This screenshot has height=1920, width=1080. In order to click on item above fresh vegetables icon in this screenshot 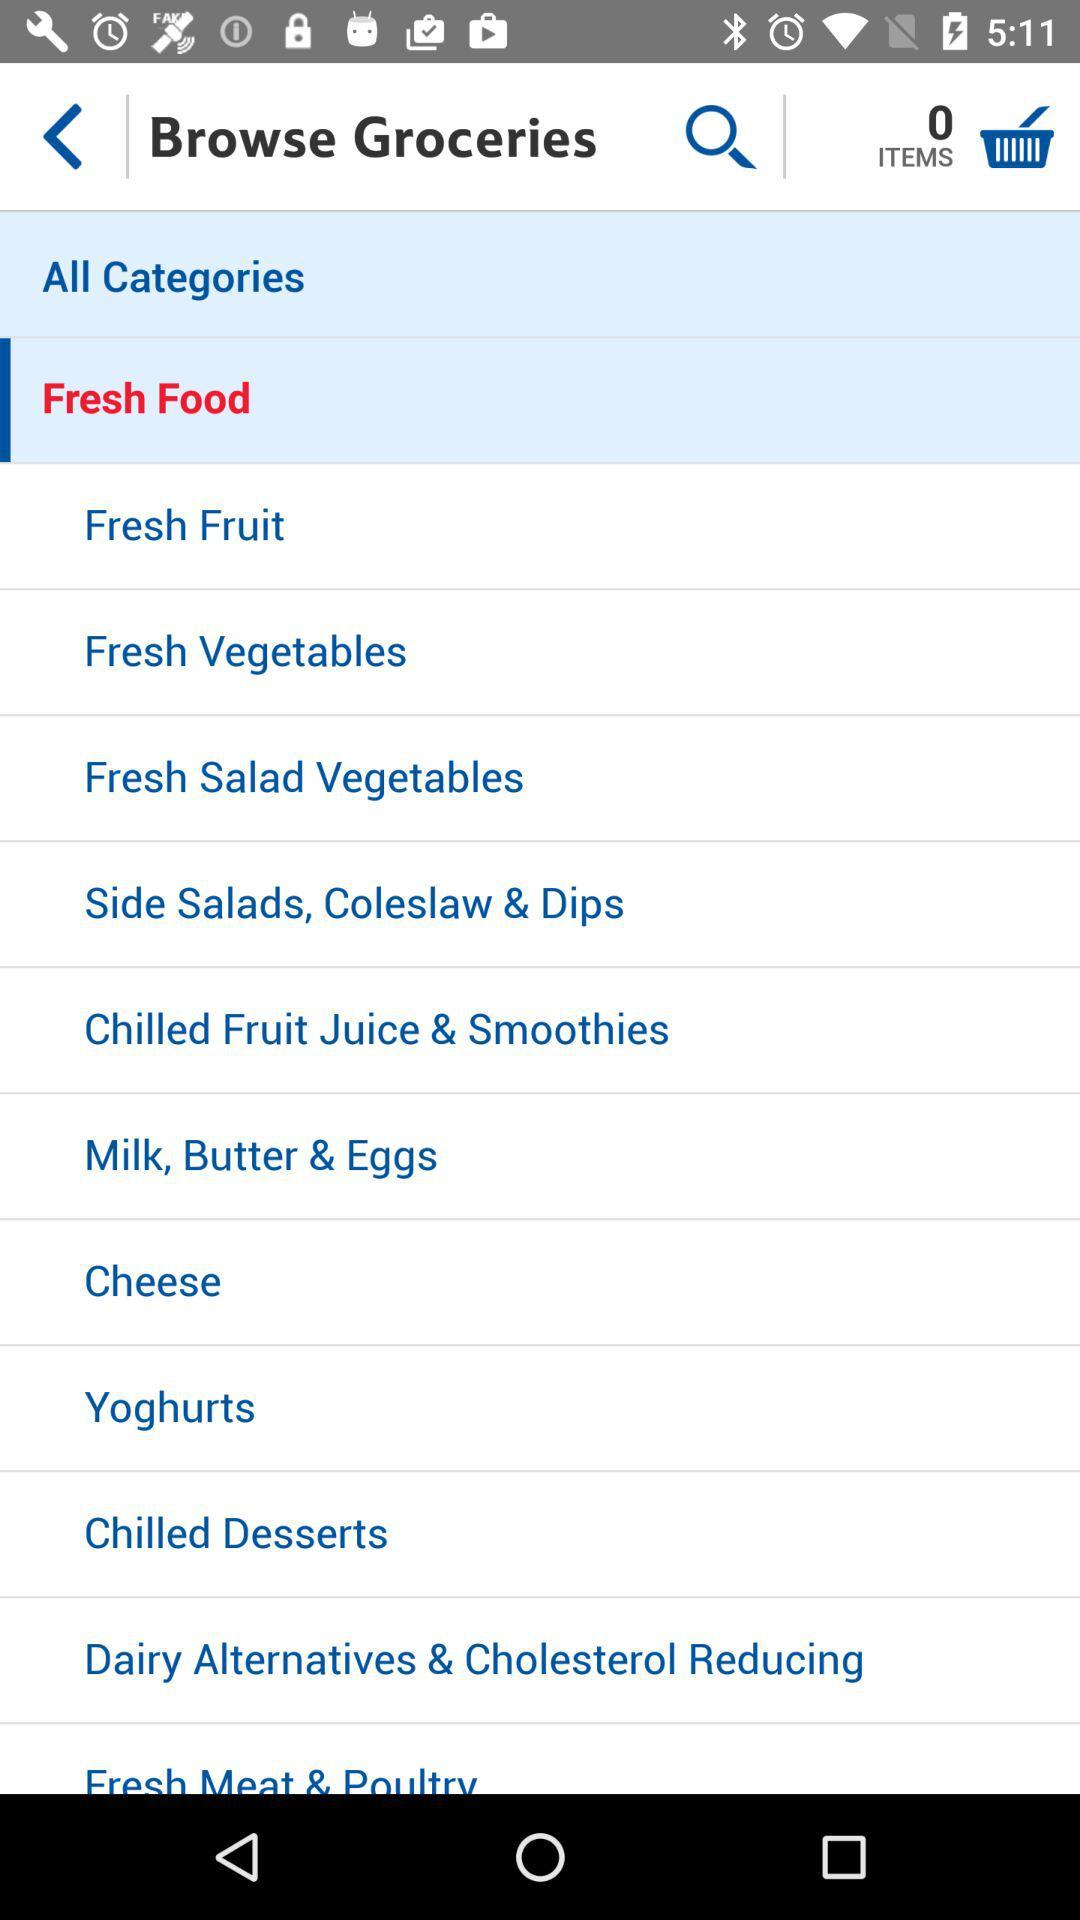, I will do `click(540, 527)`.